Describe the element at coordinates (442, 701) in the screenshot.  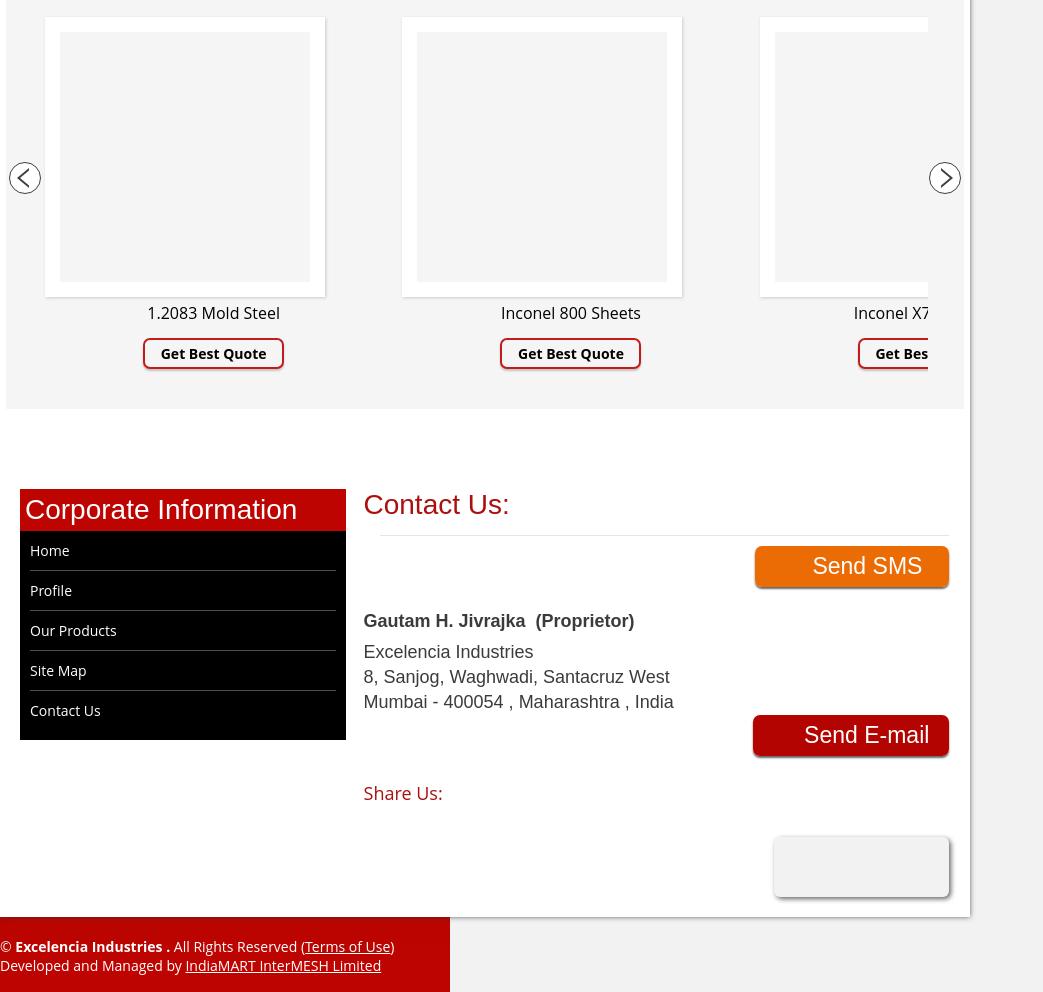
I see `'400054'` at that location.